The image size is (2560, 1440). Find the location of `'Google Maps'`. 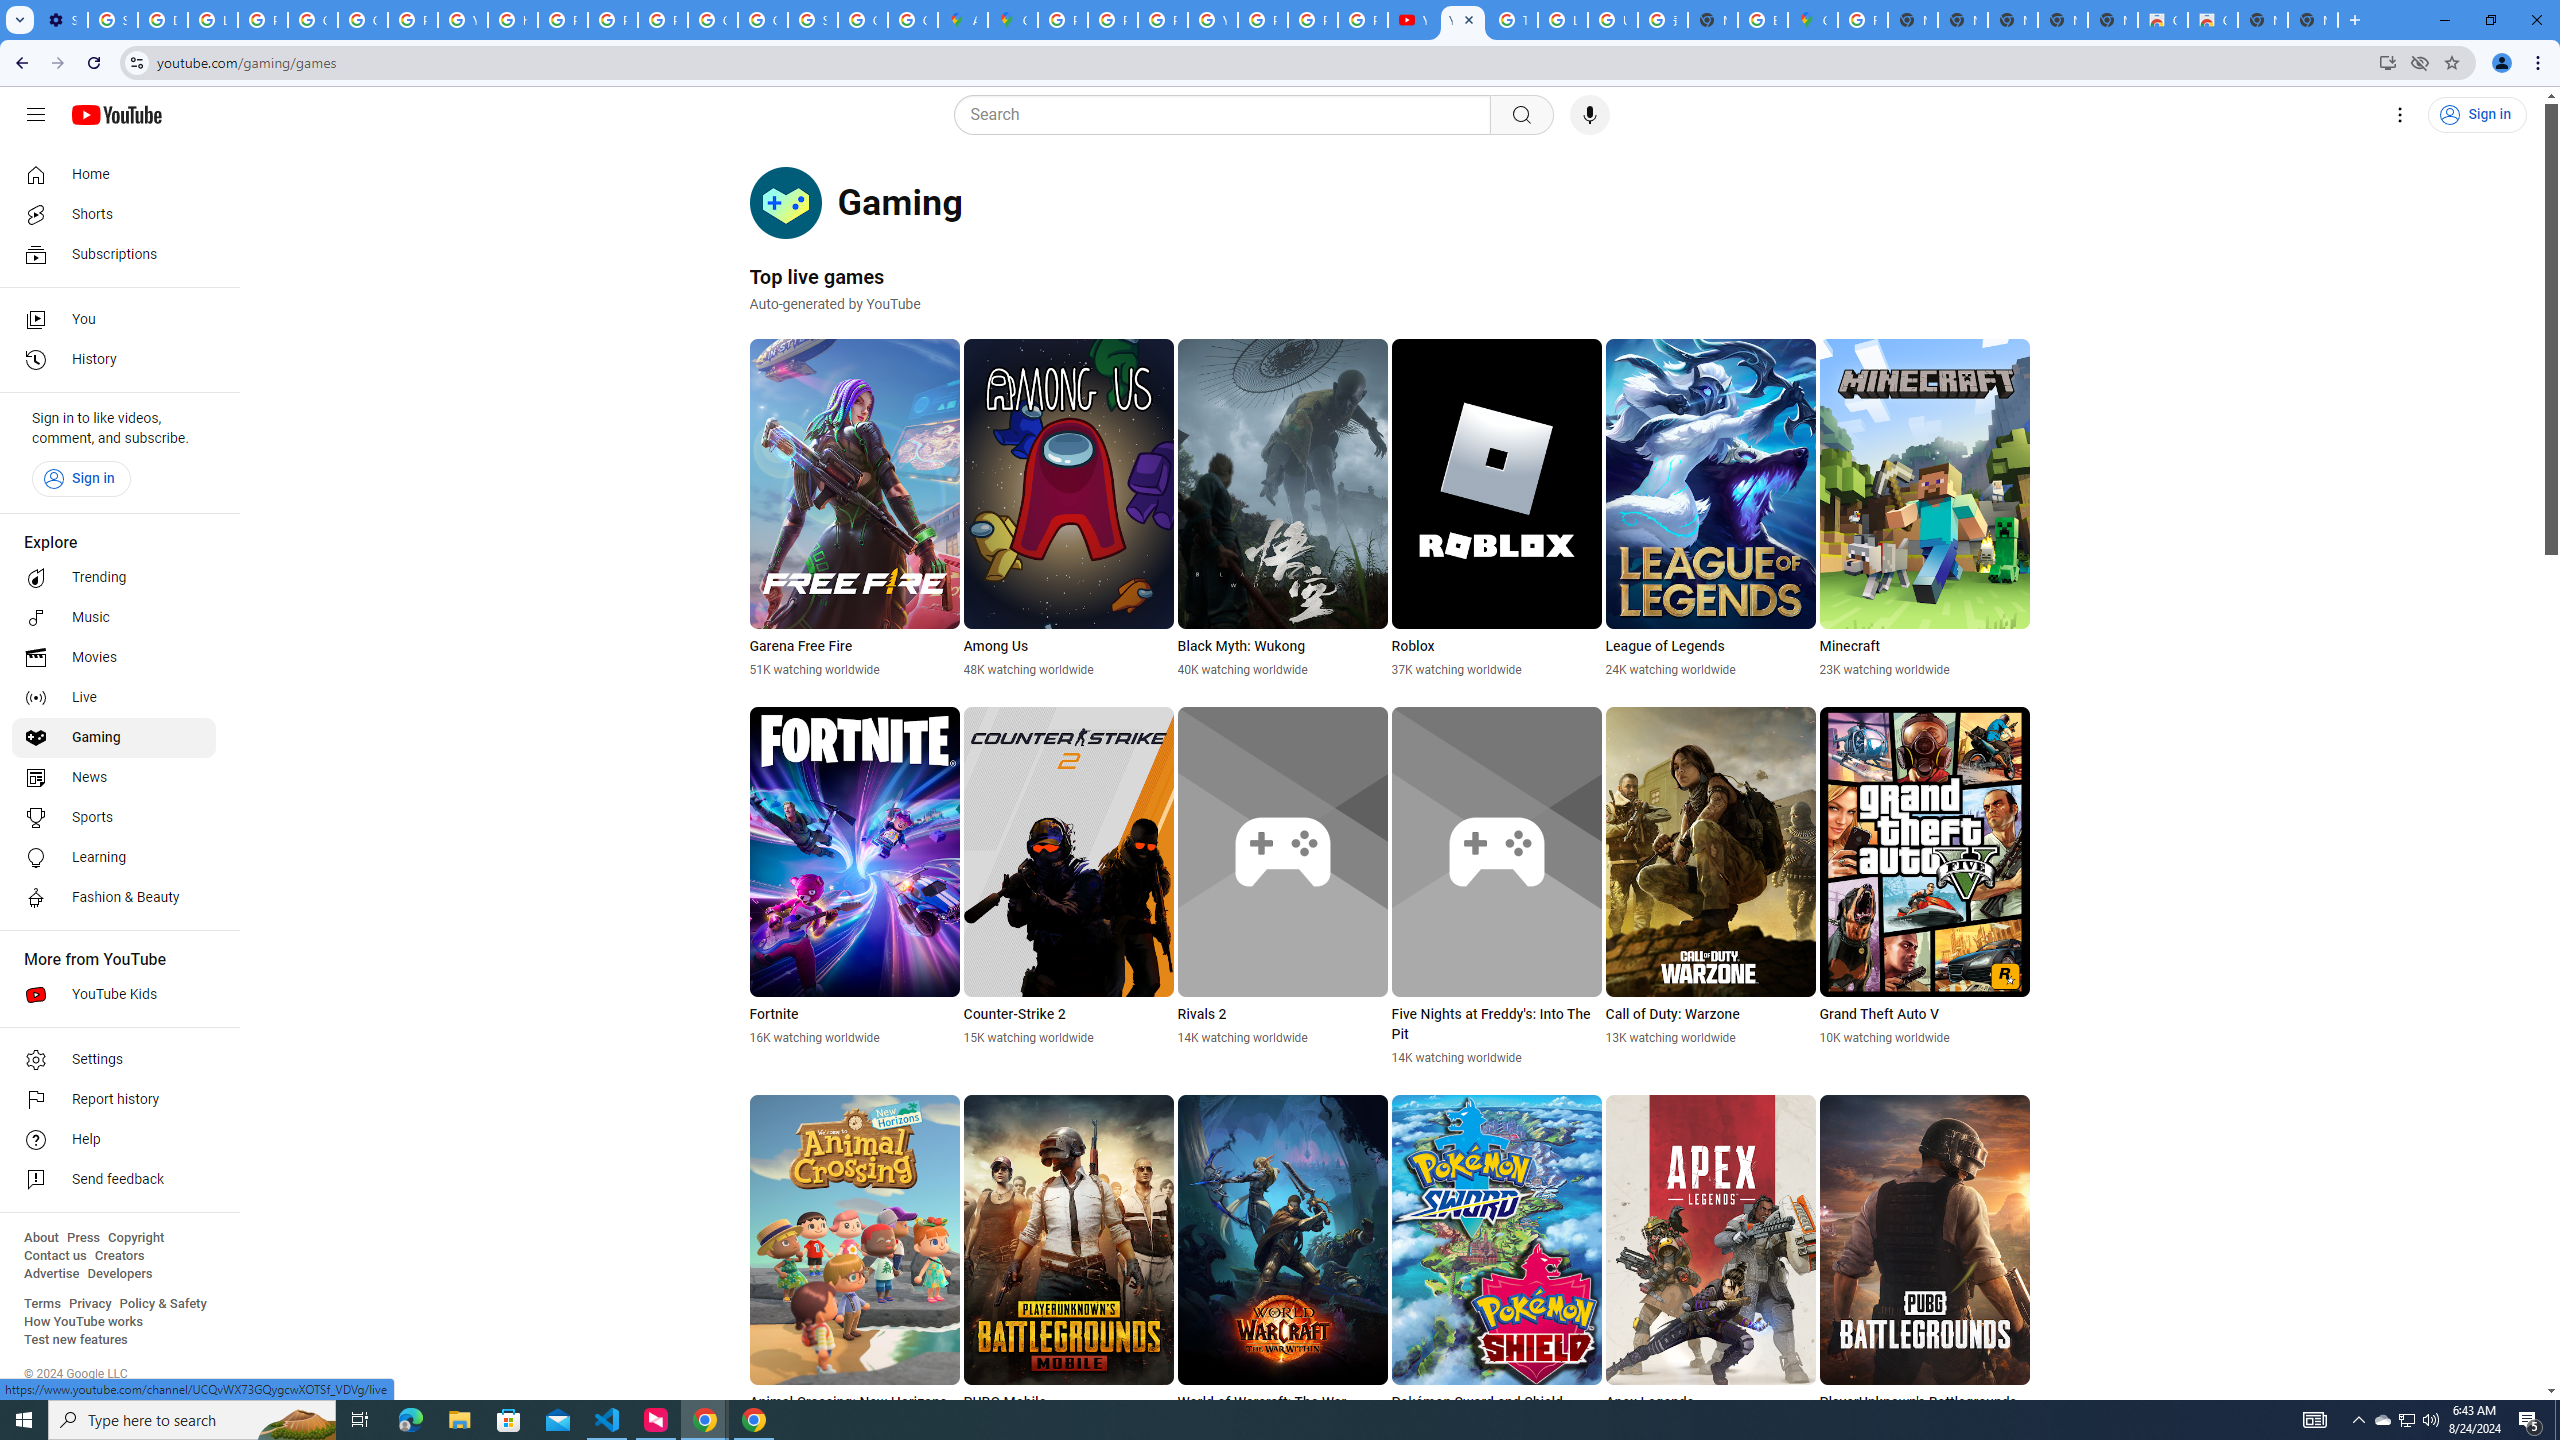

'Google Maps' is located at coordinates (1811, 19).